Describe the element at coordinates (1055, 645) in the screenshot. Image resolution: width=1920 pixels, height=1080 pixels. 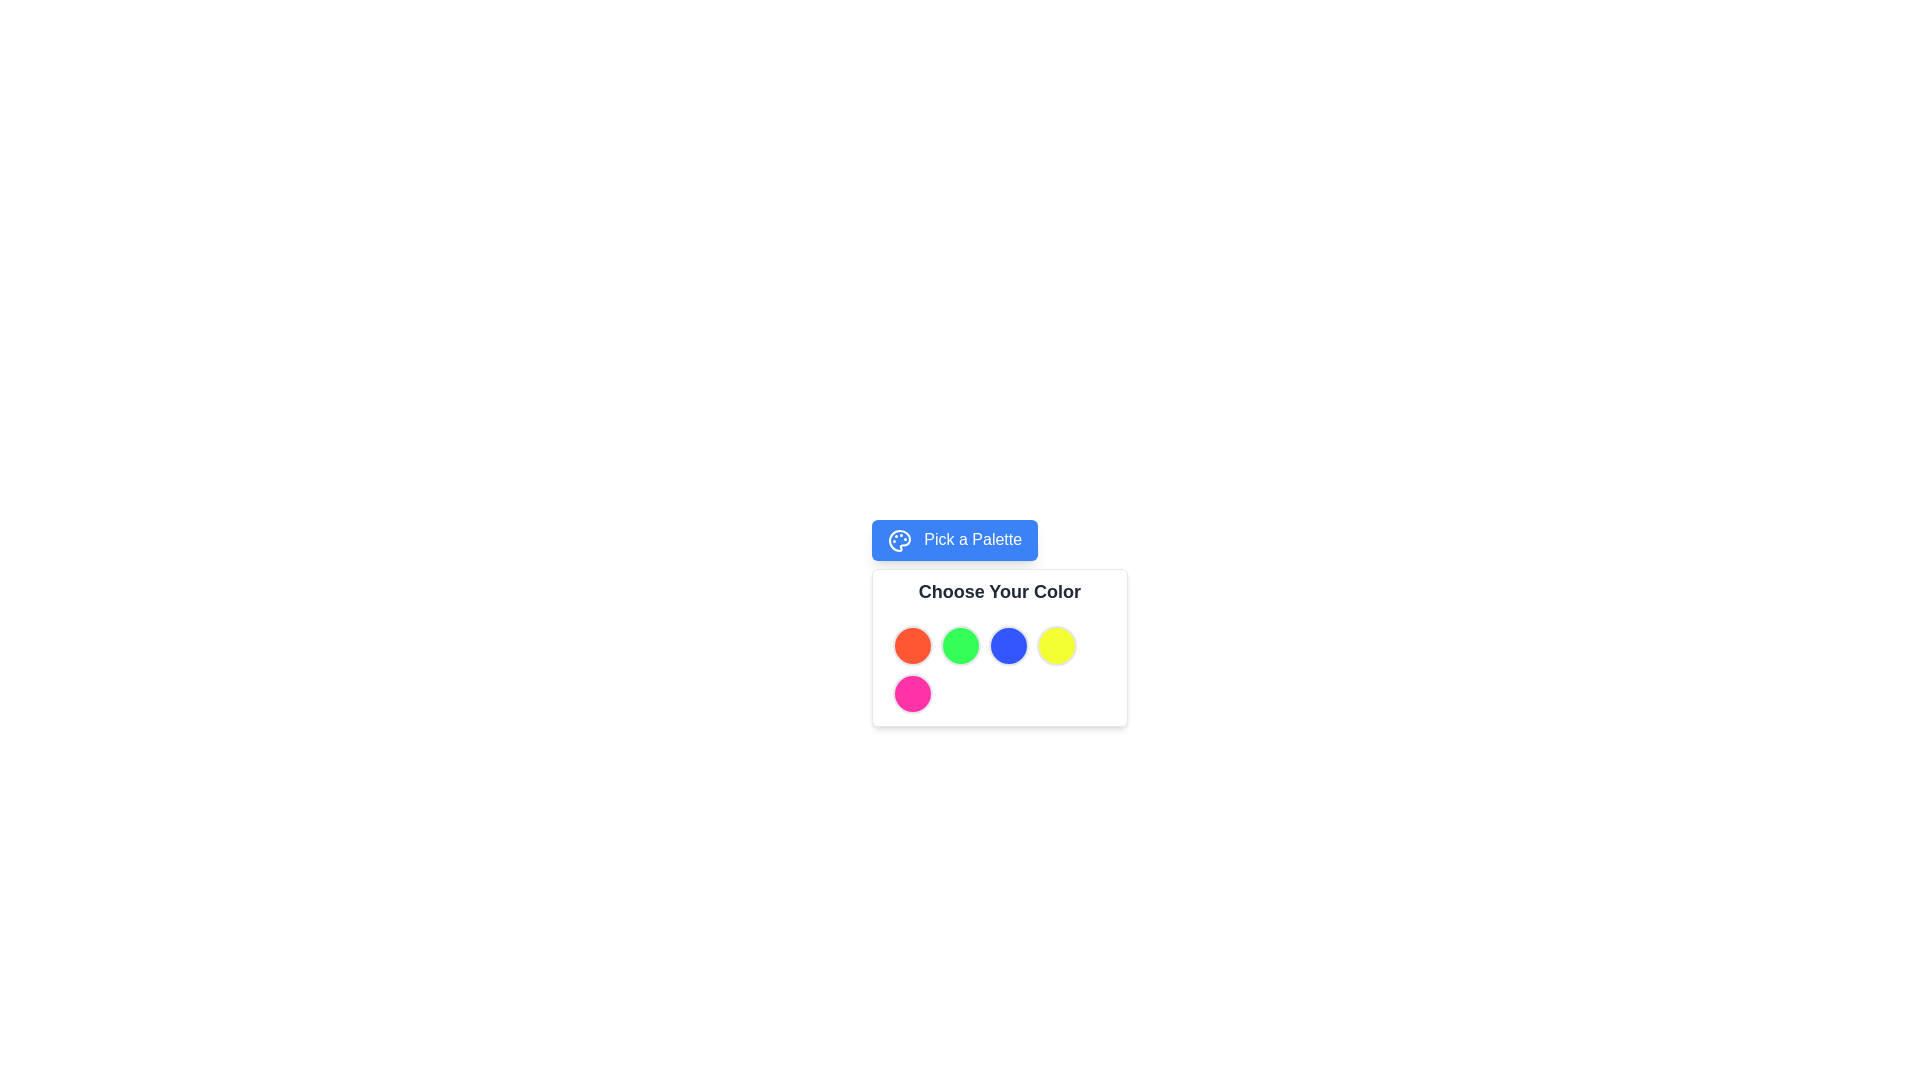
I see `the fourth circular button in the top row of the color selection grid` at that location.